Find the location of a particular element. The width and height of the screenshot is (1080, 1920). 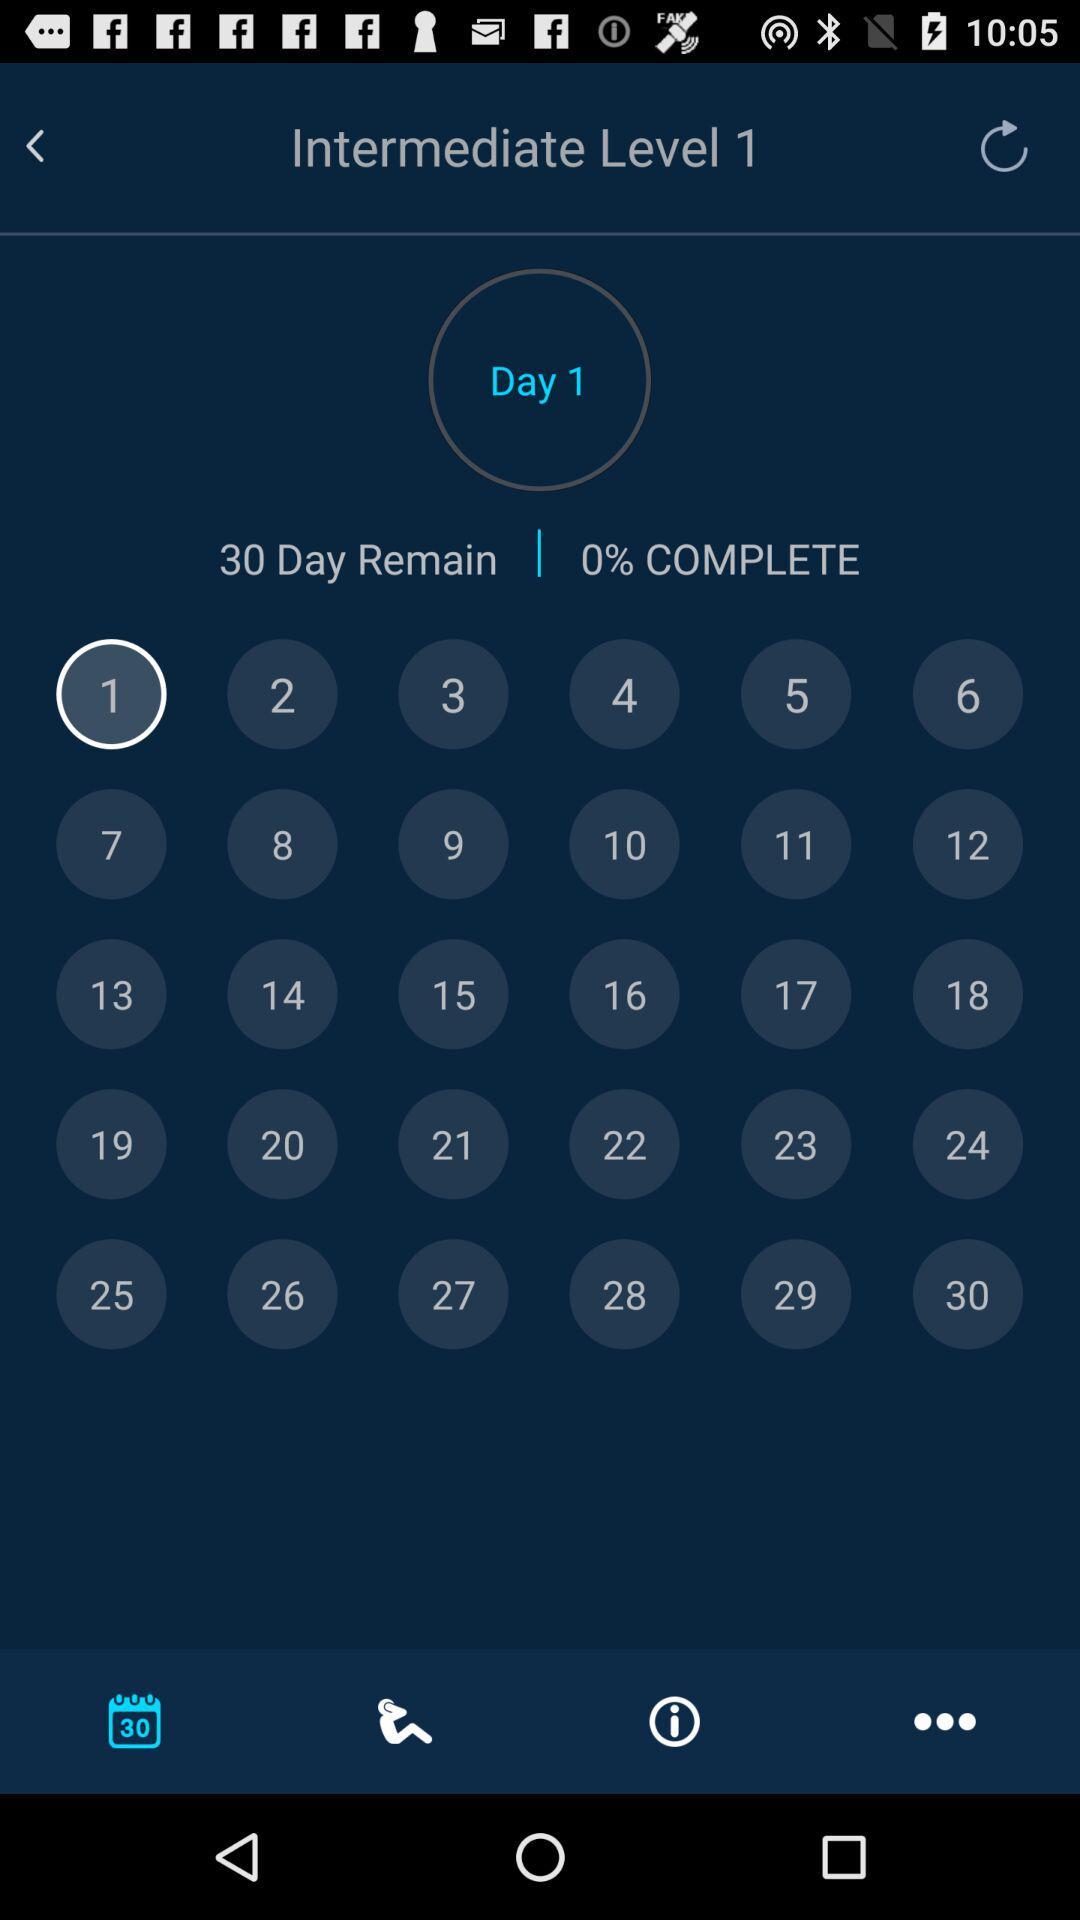

the navigation icon is located at coordinates (795, 1062).